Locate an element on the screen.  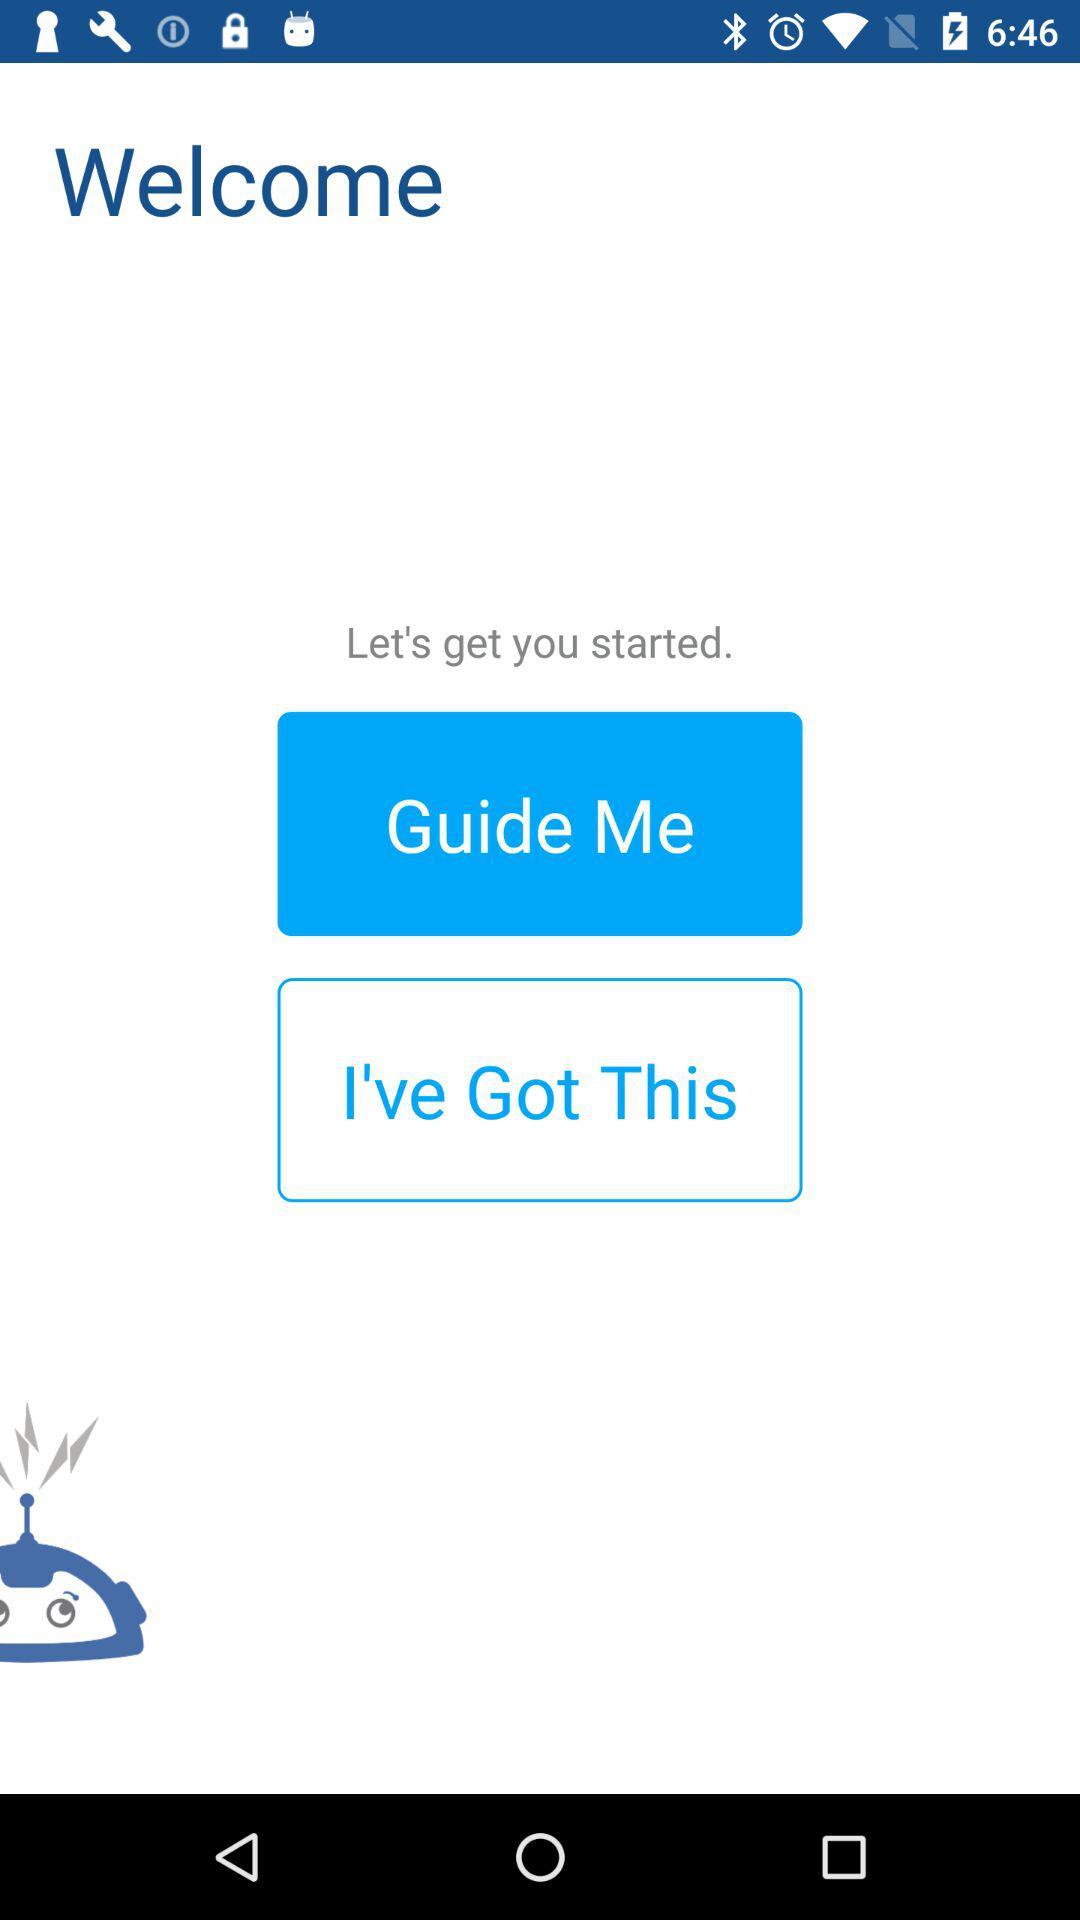
the guide me icon is located at coordinates (540, 823).